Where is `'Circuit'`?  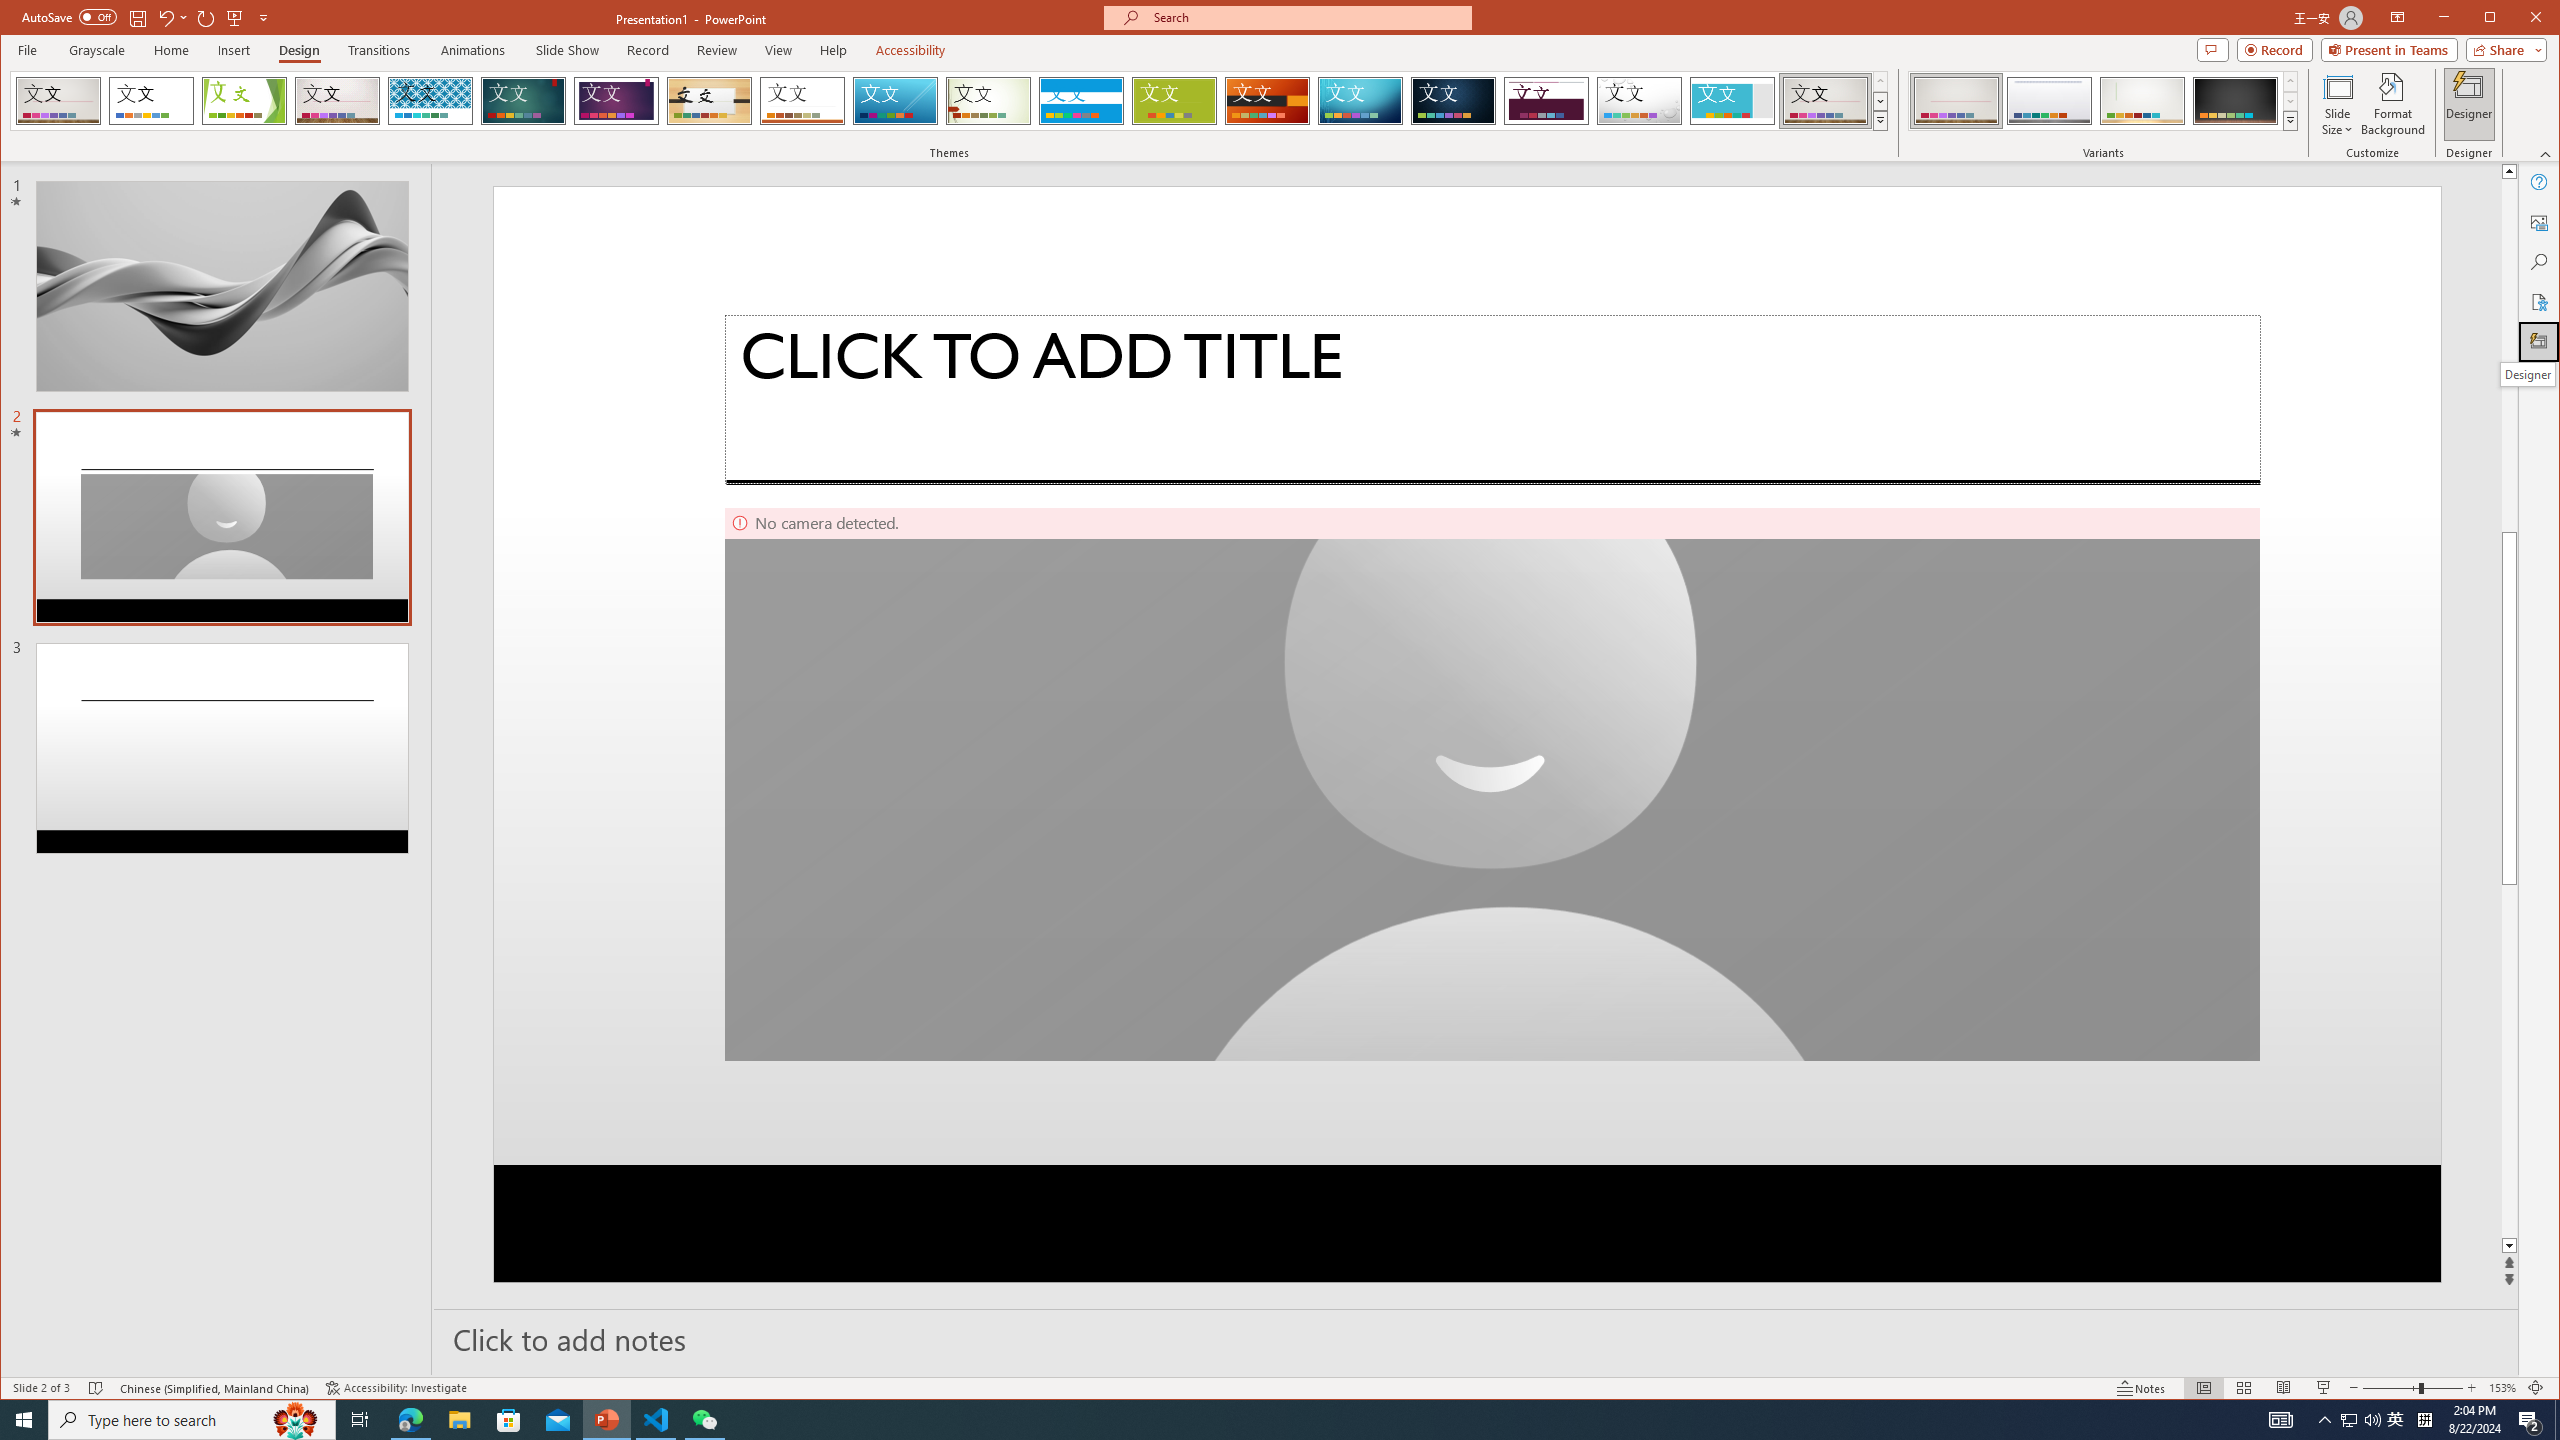 'Circuit' is located at coordinates (1360, 100).